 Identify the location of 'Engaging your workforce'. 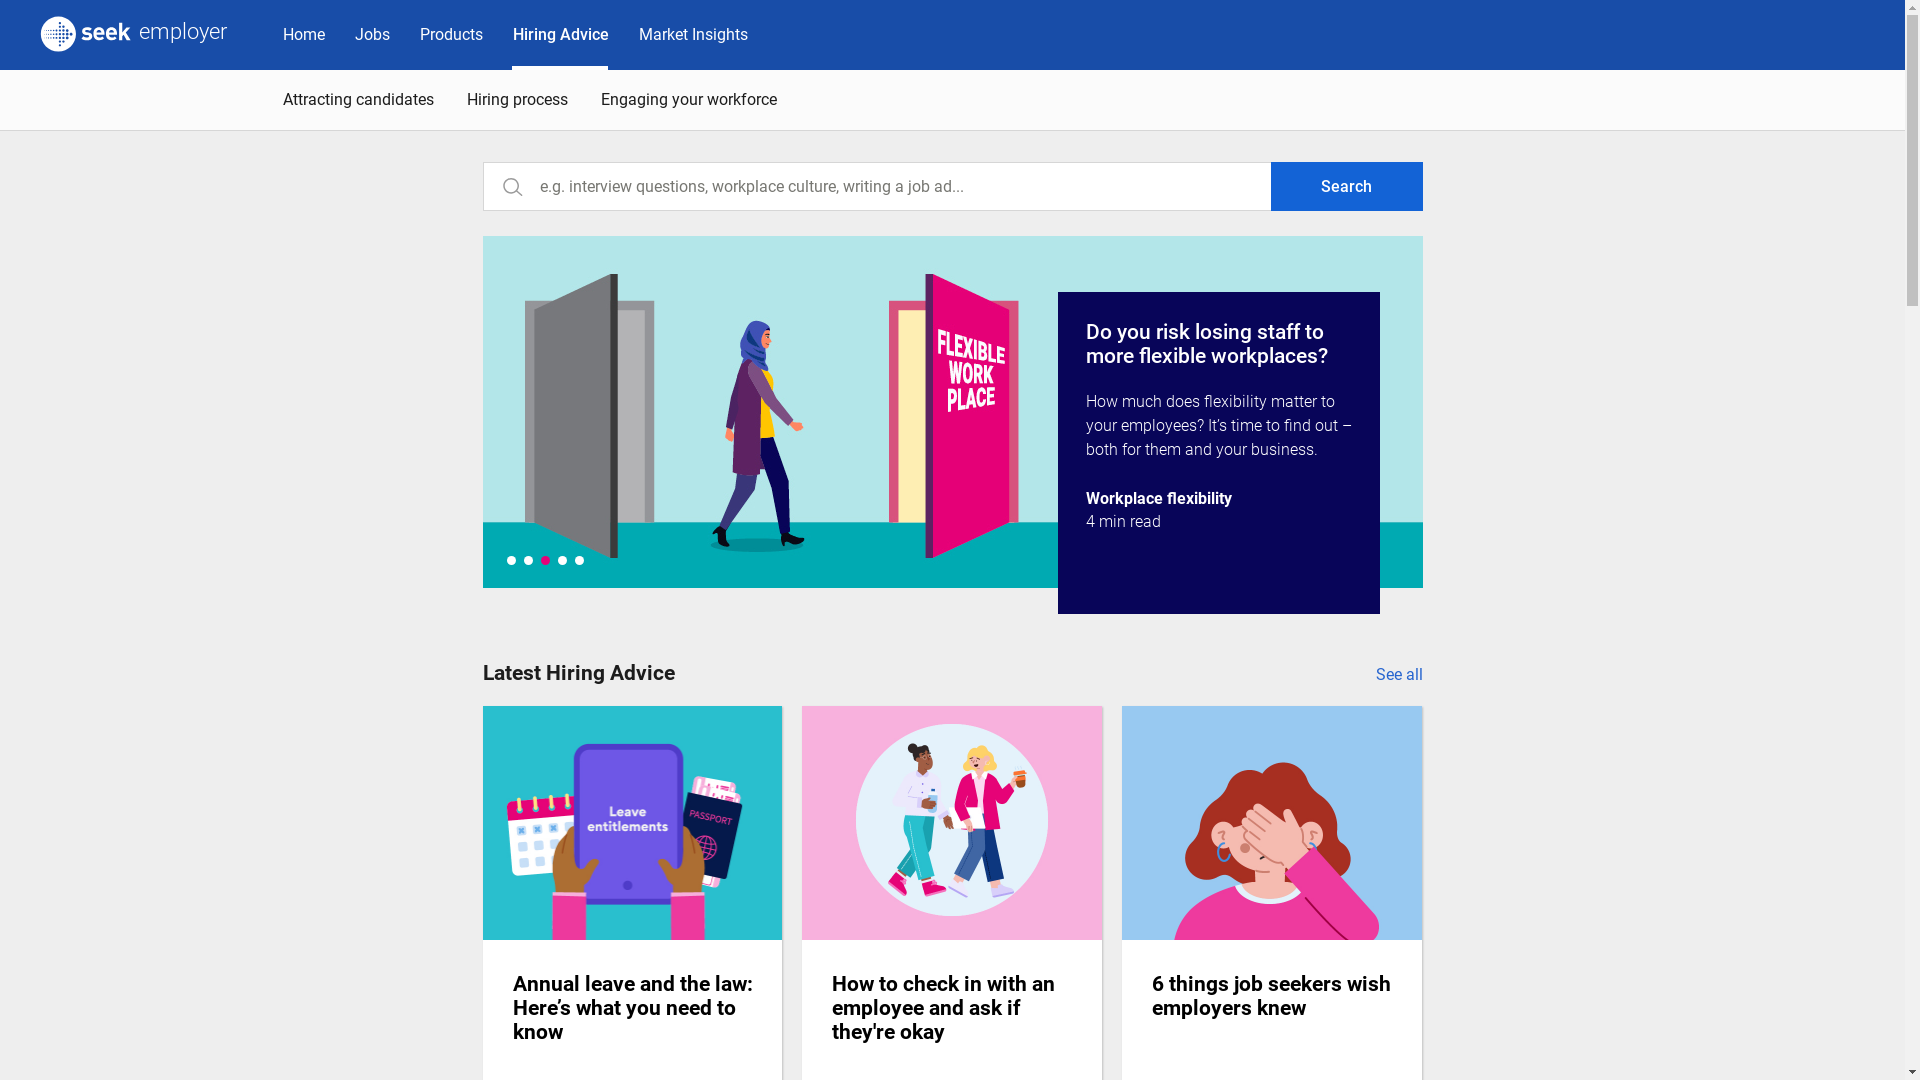
(691, 100).